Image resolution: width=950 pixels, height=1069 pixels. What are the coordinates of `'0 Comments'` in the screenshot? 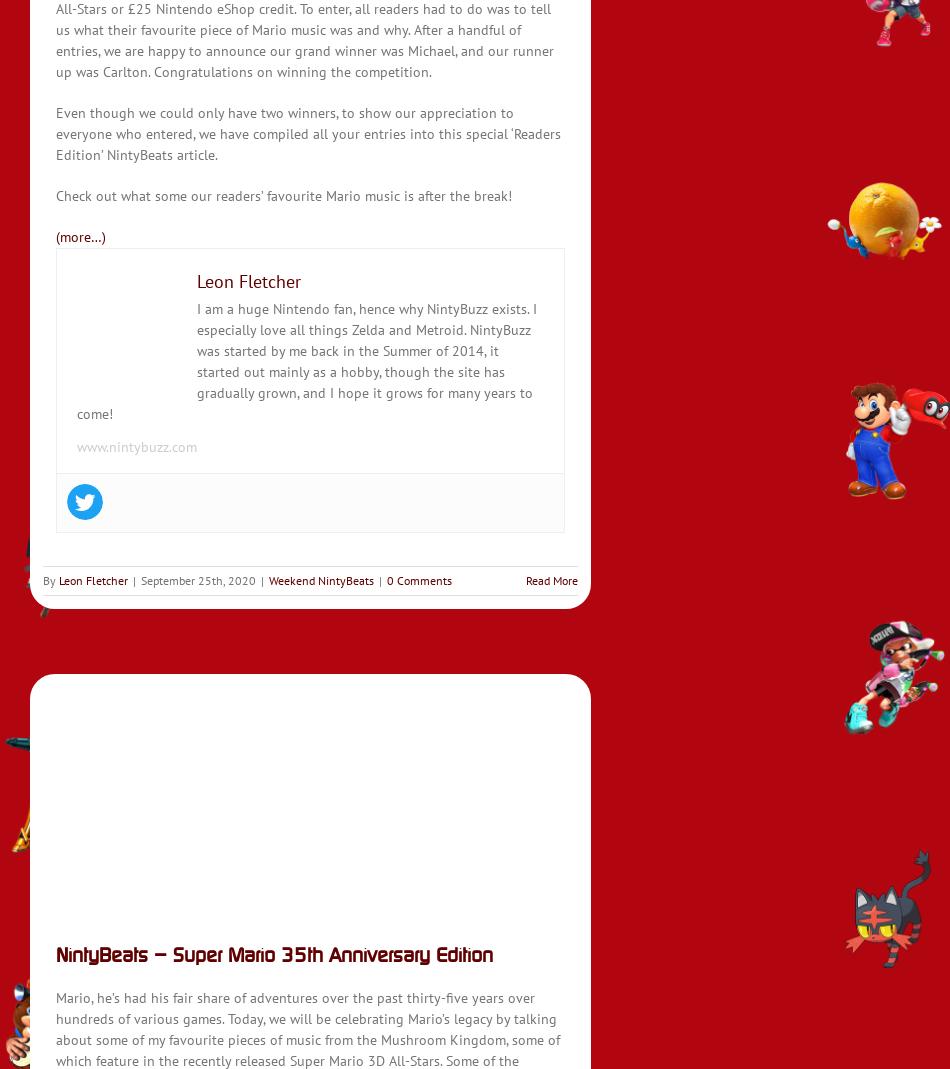 It's located at (418, 579).